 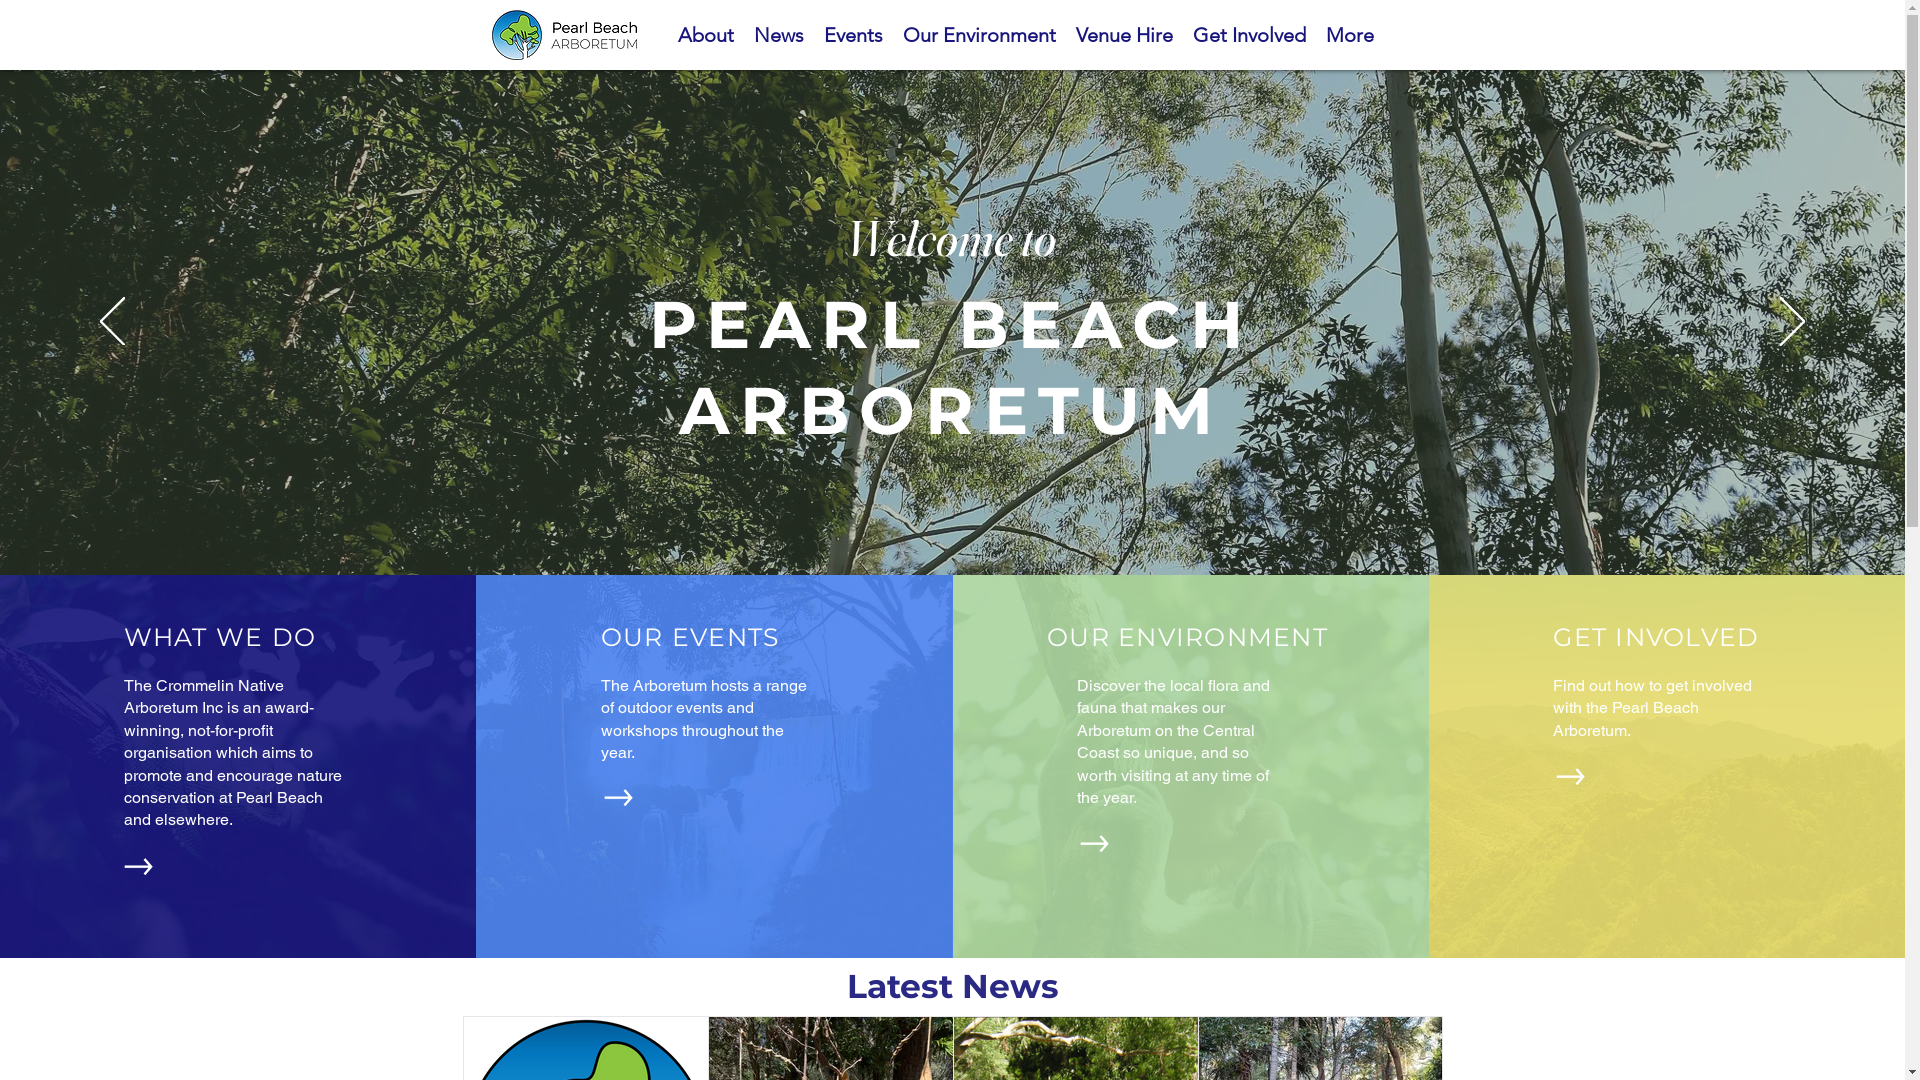 I want to click on 'News', so click(x=777, y=34).